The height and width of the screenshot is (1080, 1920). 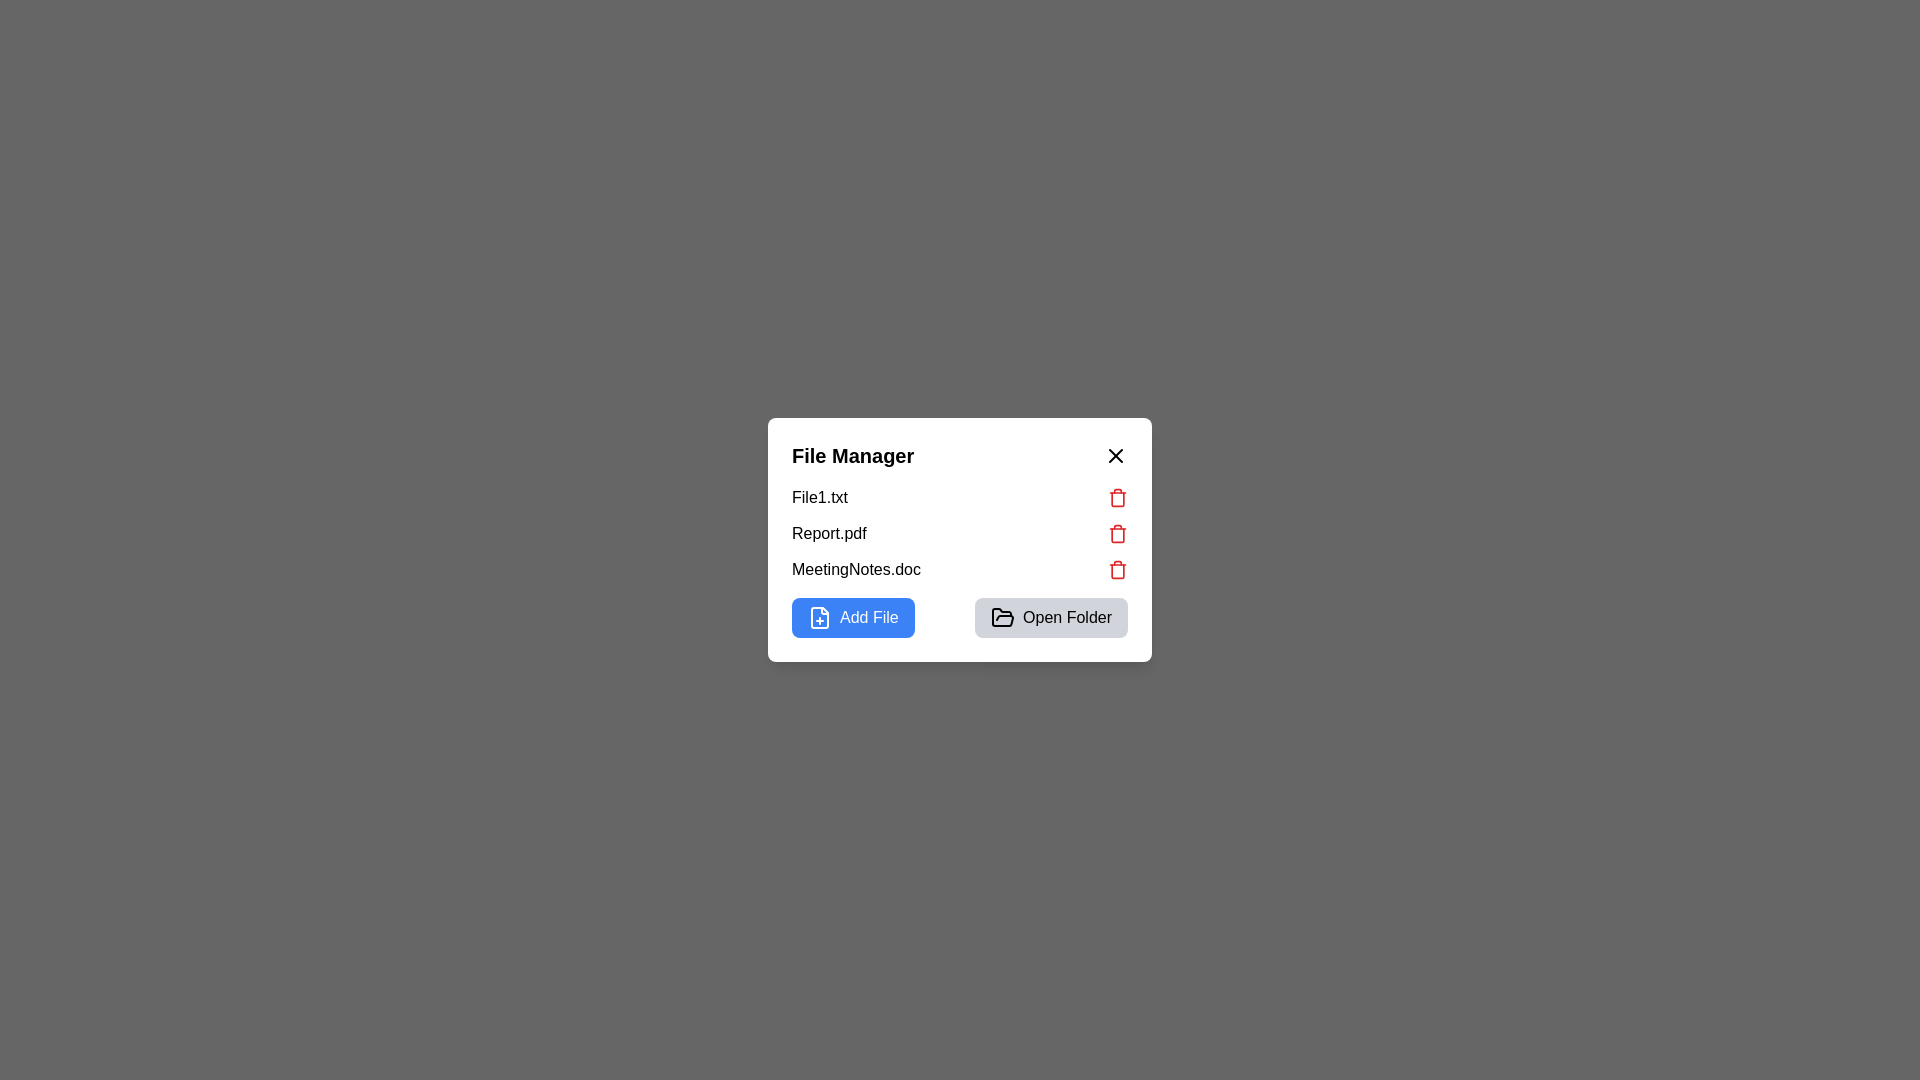 What do you see at coordinates (1003, 616) in the screenshot?
I see `the 'Open Folder' icon located on the left side of the 'Open Folder' button at the bottom-right corner of the modal dialog box` at bounding box center [1003, 616].